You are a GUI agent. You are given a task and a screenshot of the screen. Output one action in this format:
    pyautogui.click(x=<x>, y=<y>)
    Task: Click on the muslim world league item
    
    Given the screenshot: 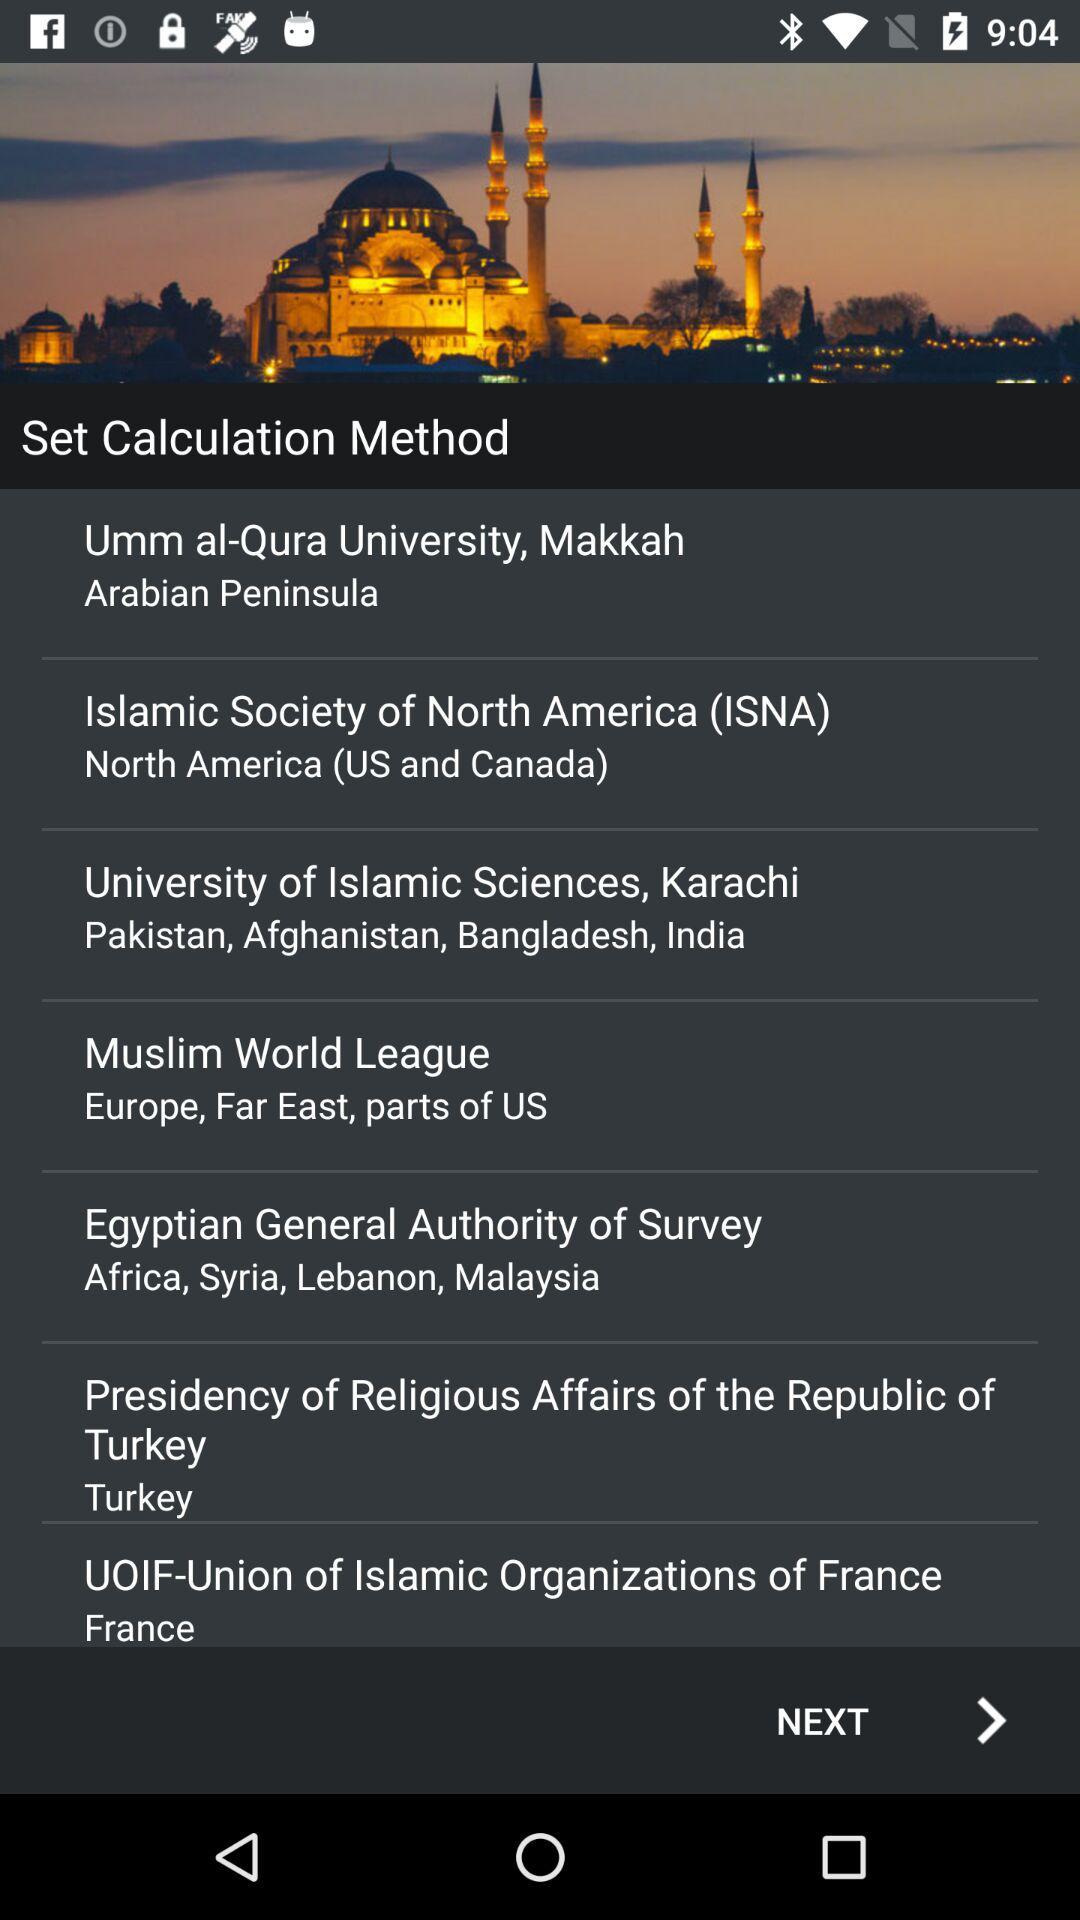 What is the action you would take?
    pyautogui.click(x=540, y=1050)
    